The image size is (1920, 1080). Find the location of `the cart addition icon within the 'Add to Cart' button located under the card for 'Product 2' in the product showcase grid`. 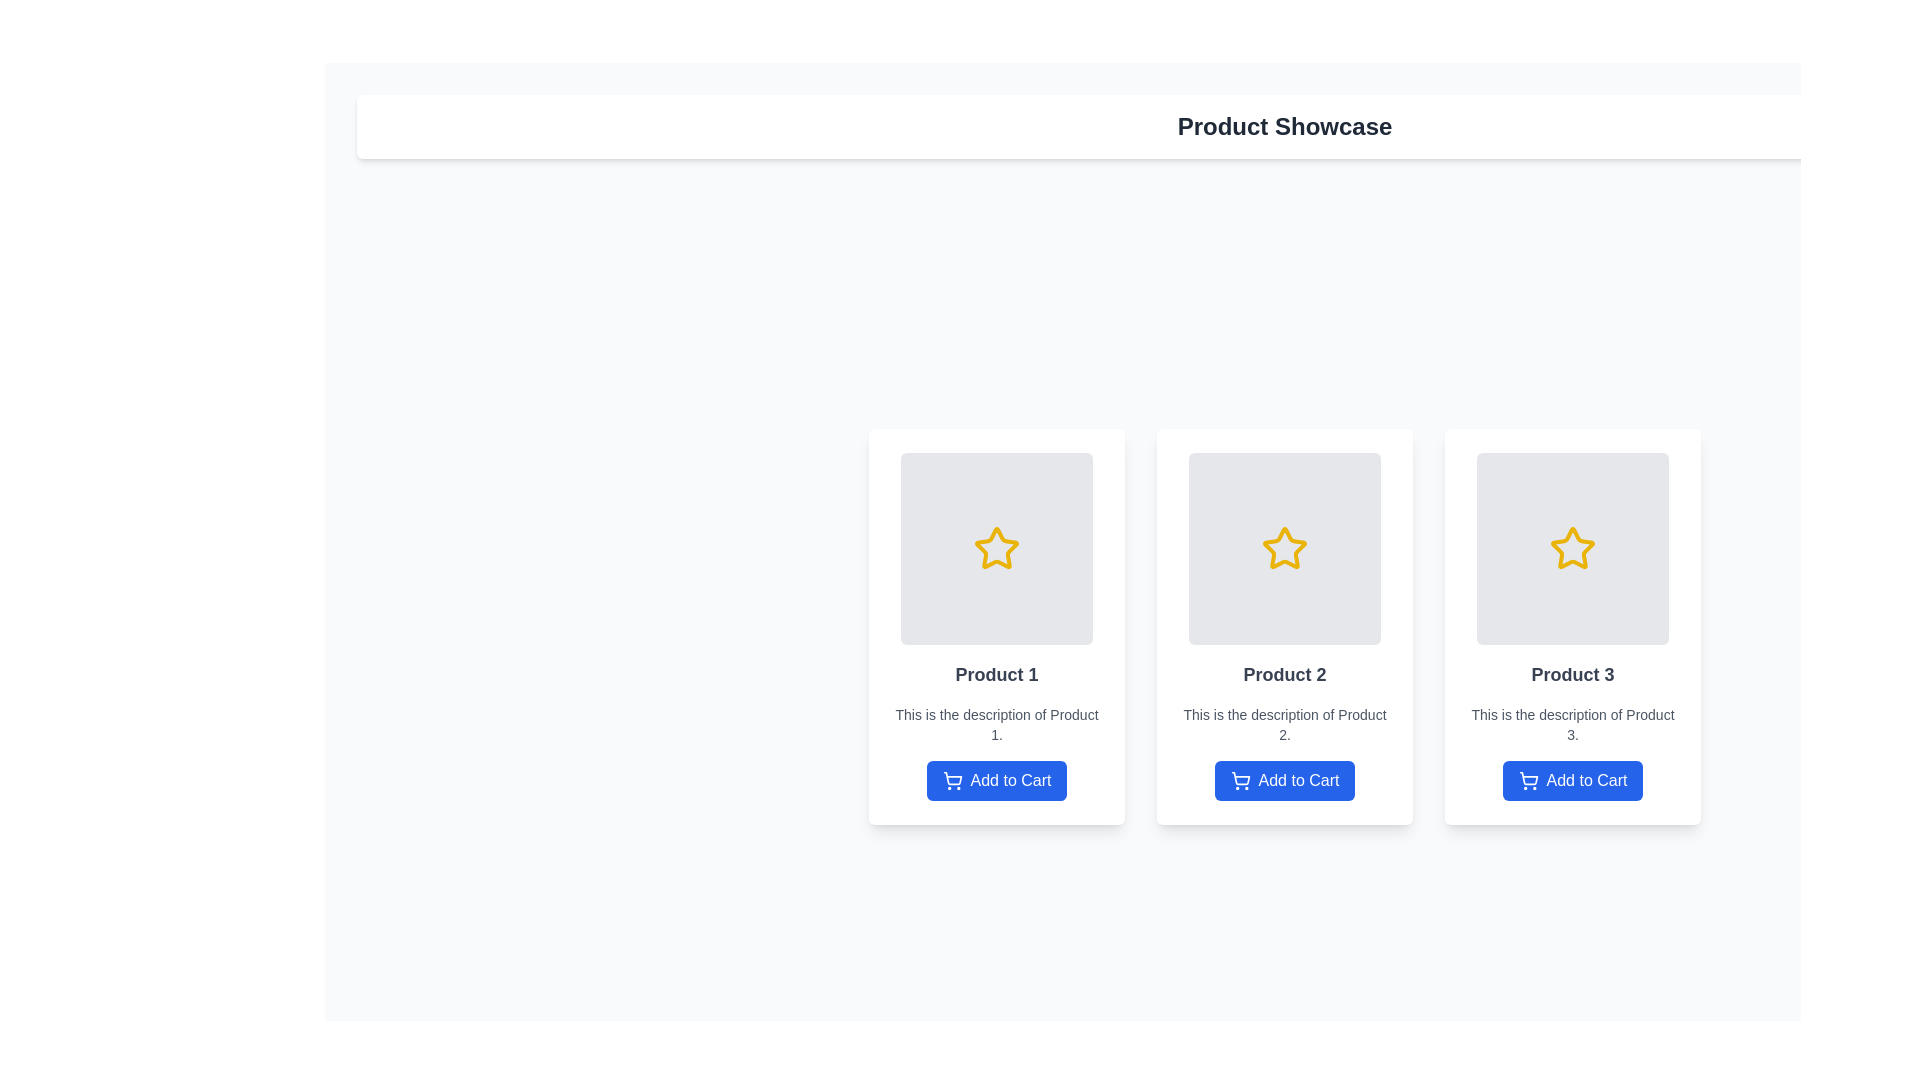

the cart addition icon within the 'Add to Cart' button located under the card for 'Product 2' in the product showcase grid is located at coordinates (1239, 779).